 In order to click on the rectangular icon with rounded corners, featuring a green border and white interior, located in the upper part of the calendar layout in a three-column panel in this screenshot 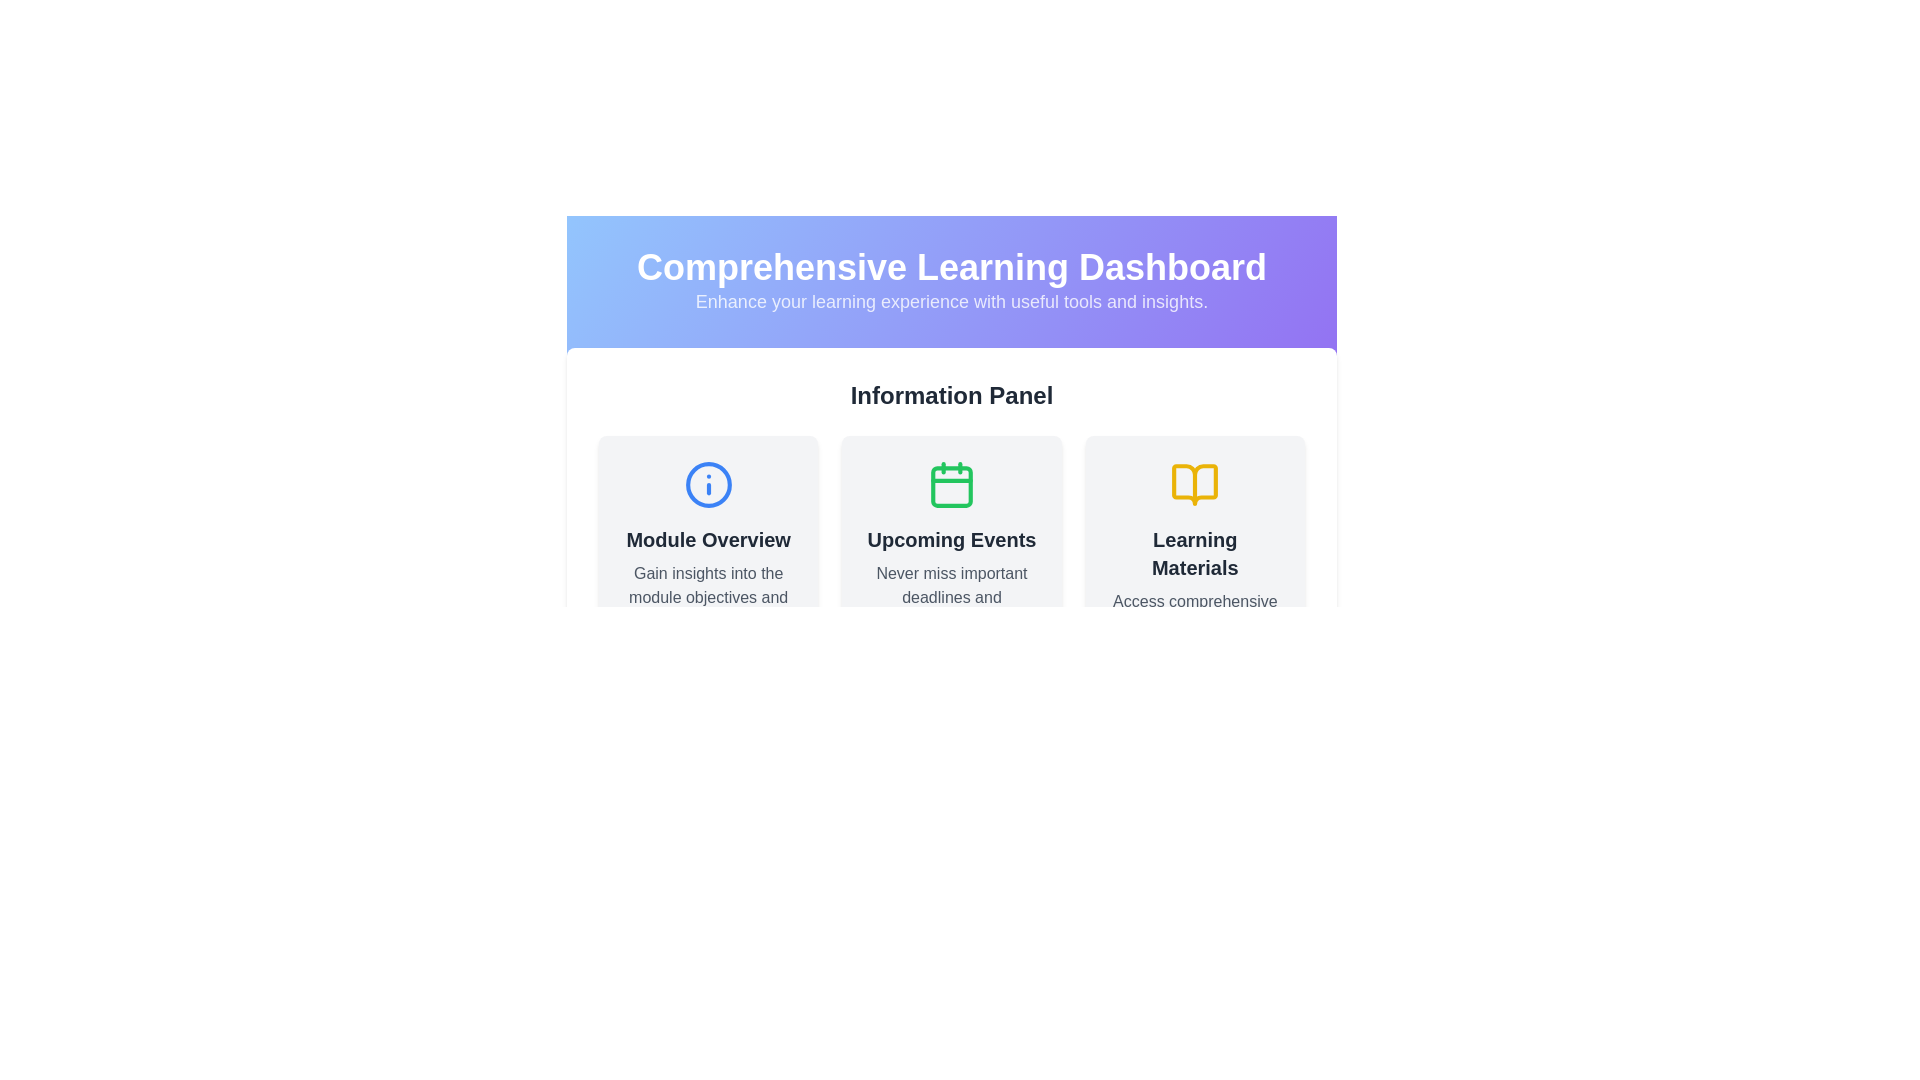, I will do `click(950, 487)`.